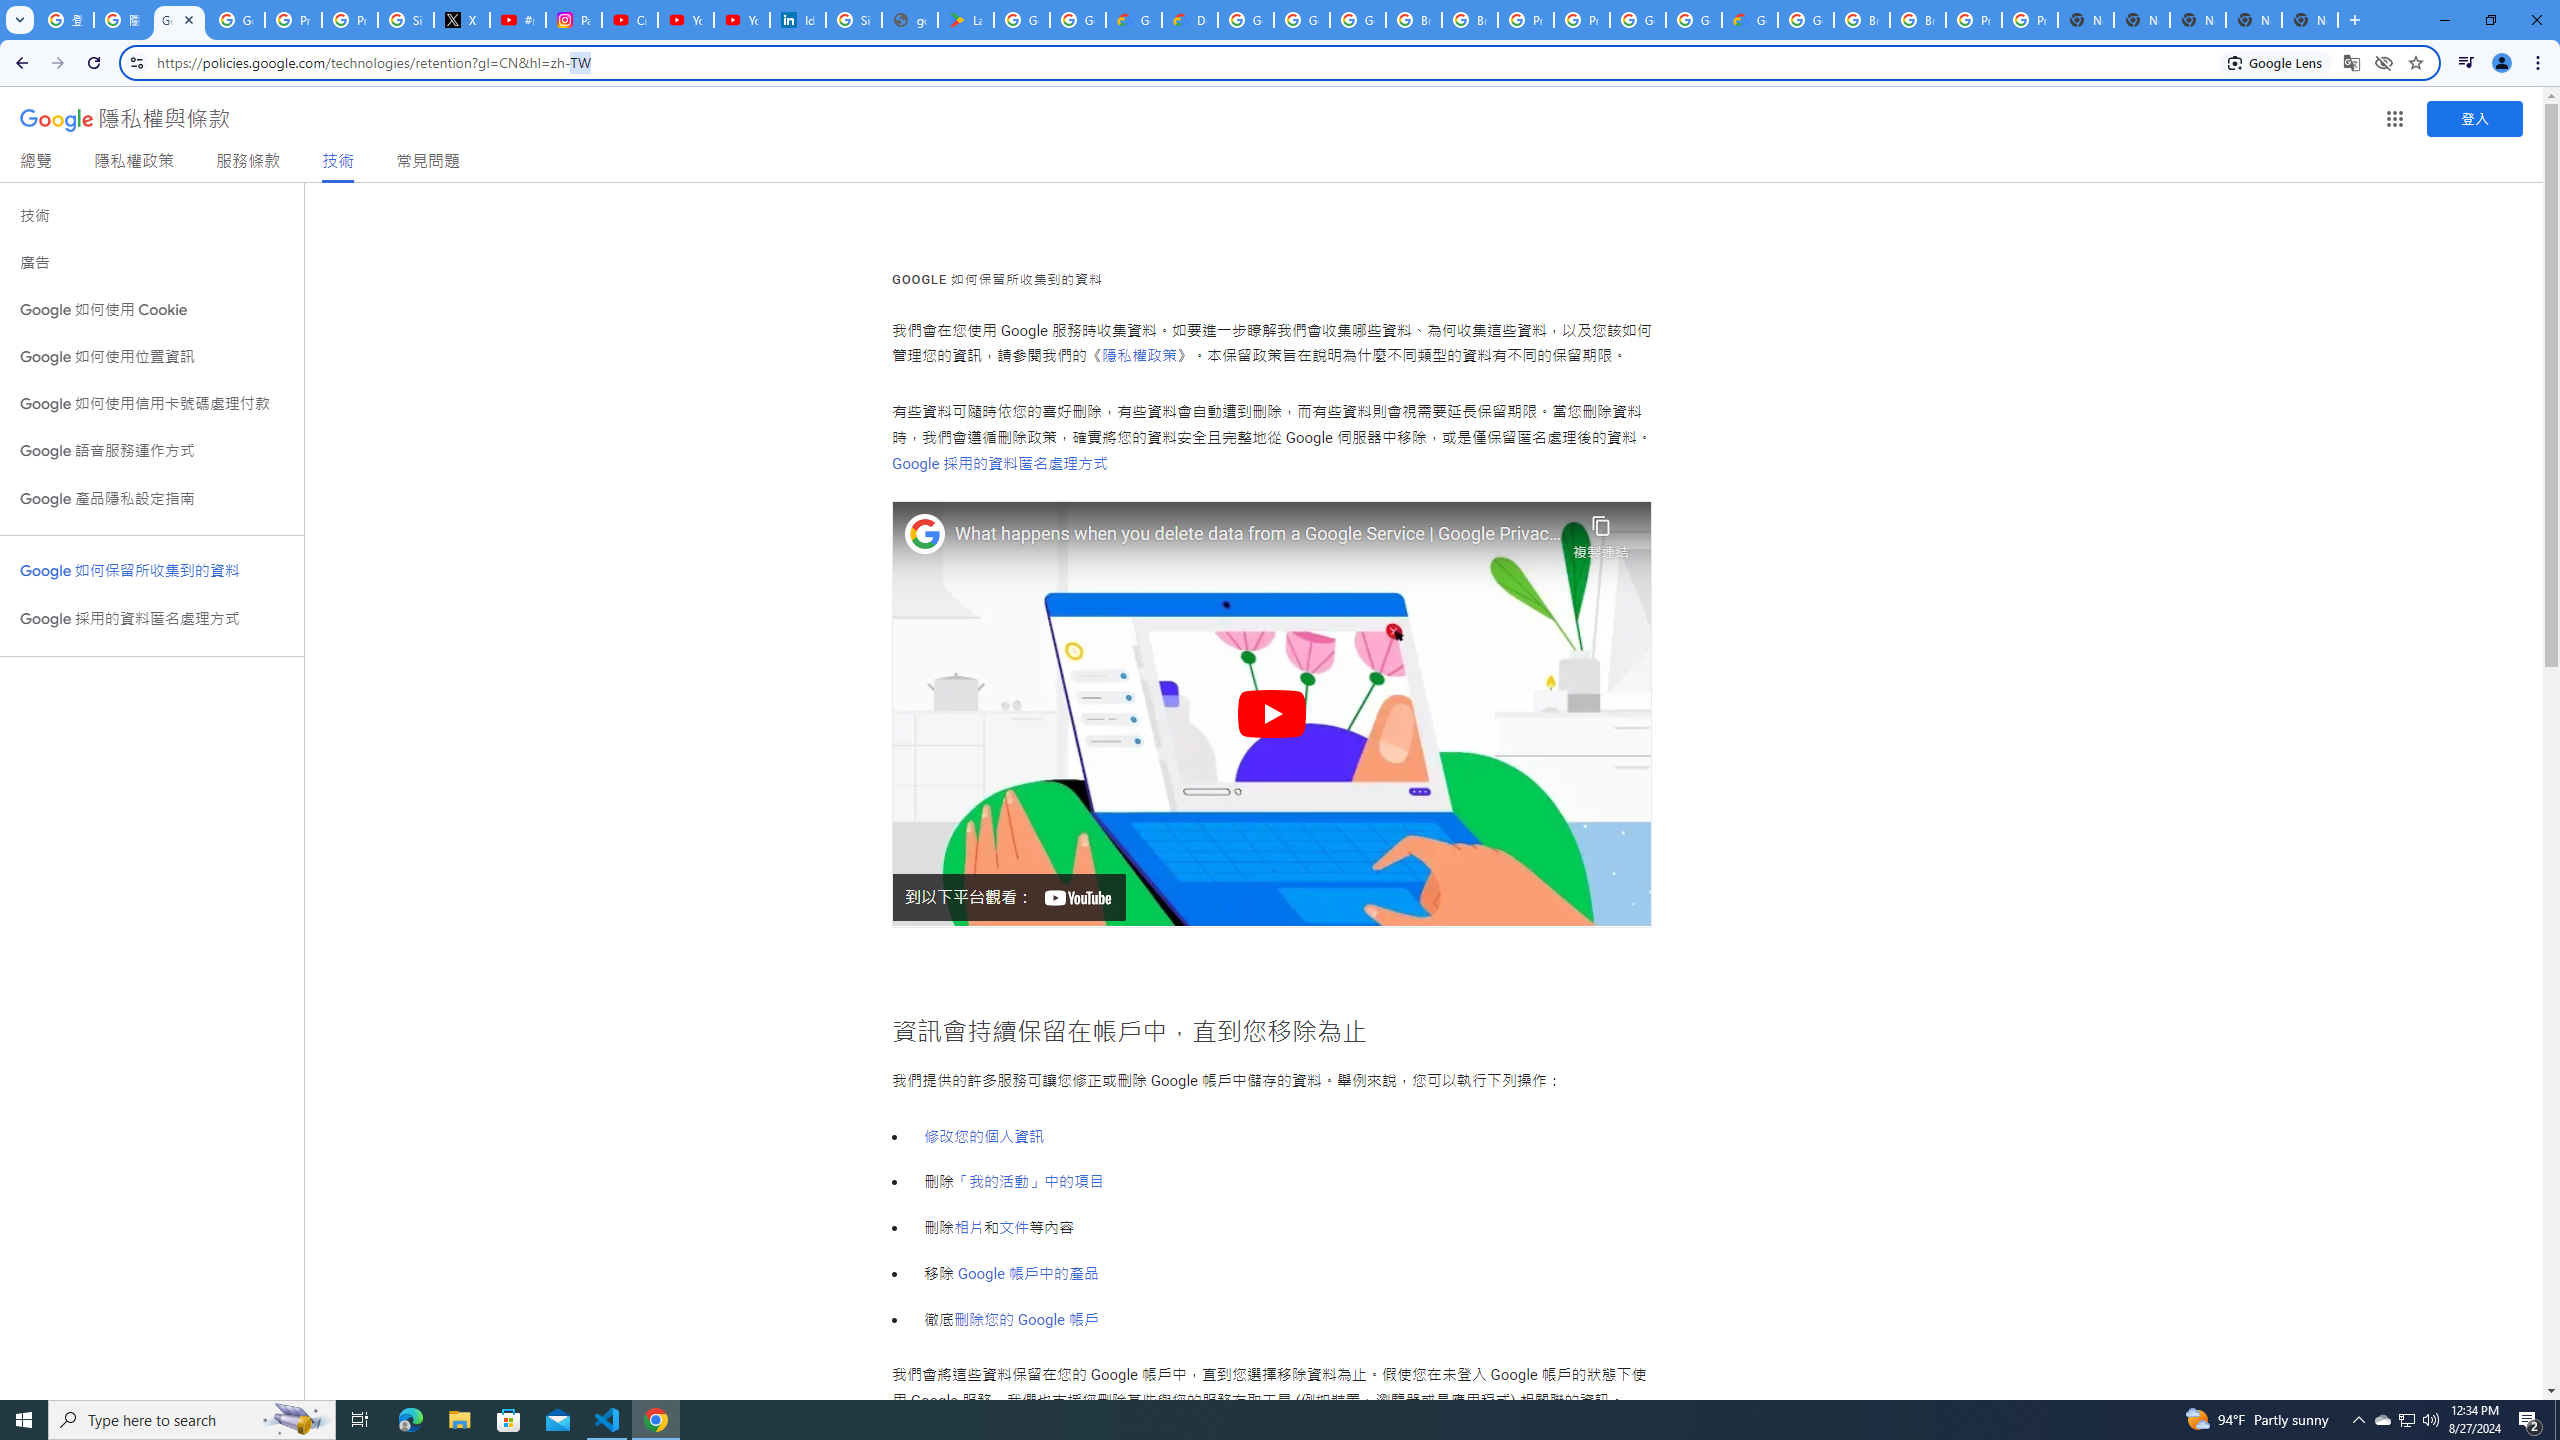 This screenshot has height=1440, width=2560. What do you see at coordinates (2352, 19) in the screenshot?
I see `'New Tab'` at bounding box center [2352, 19].